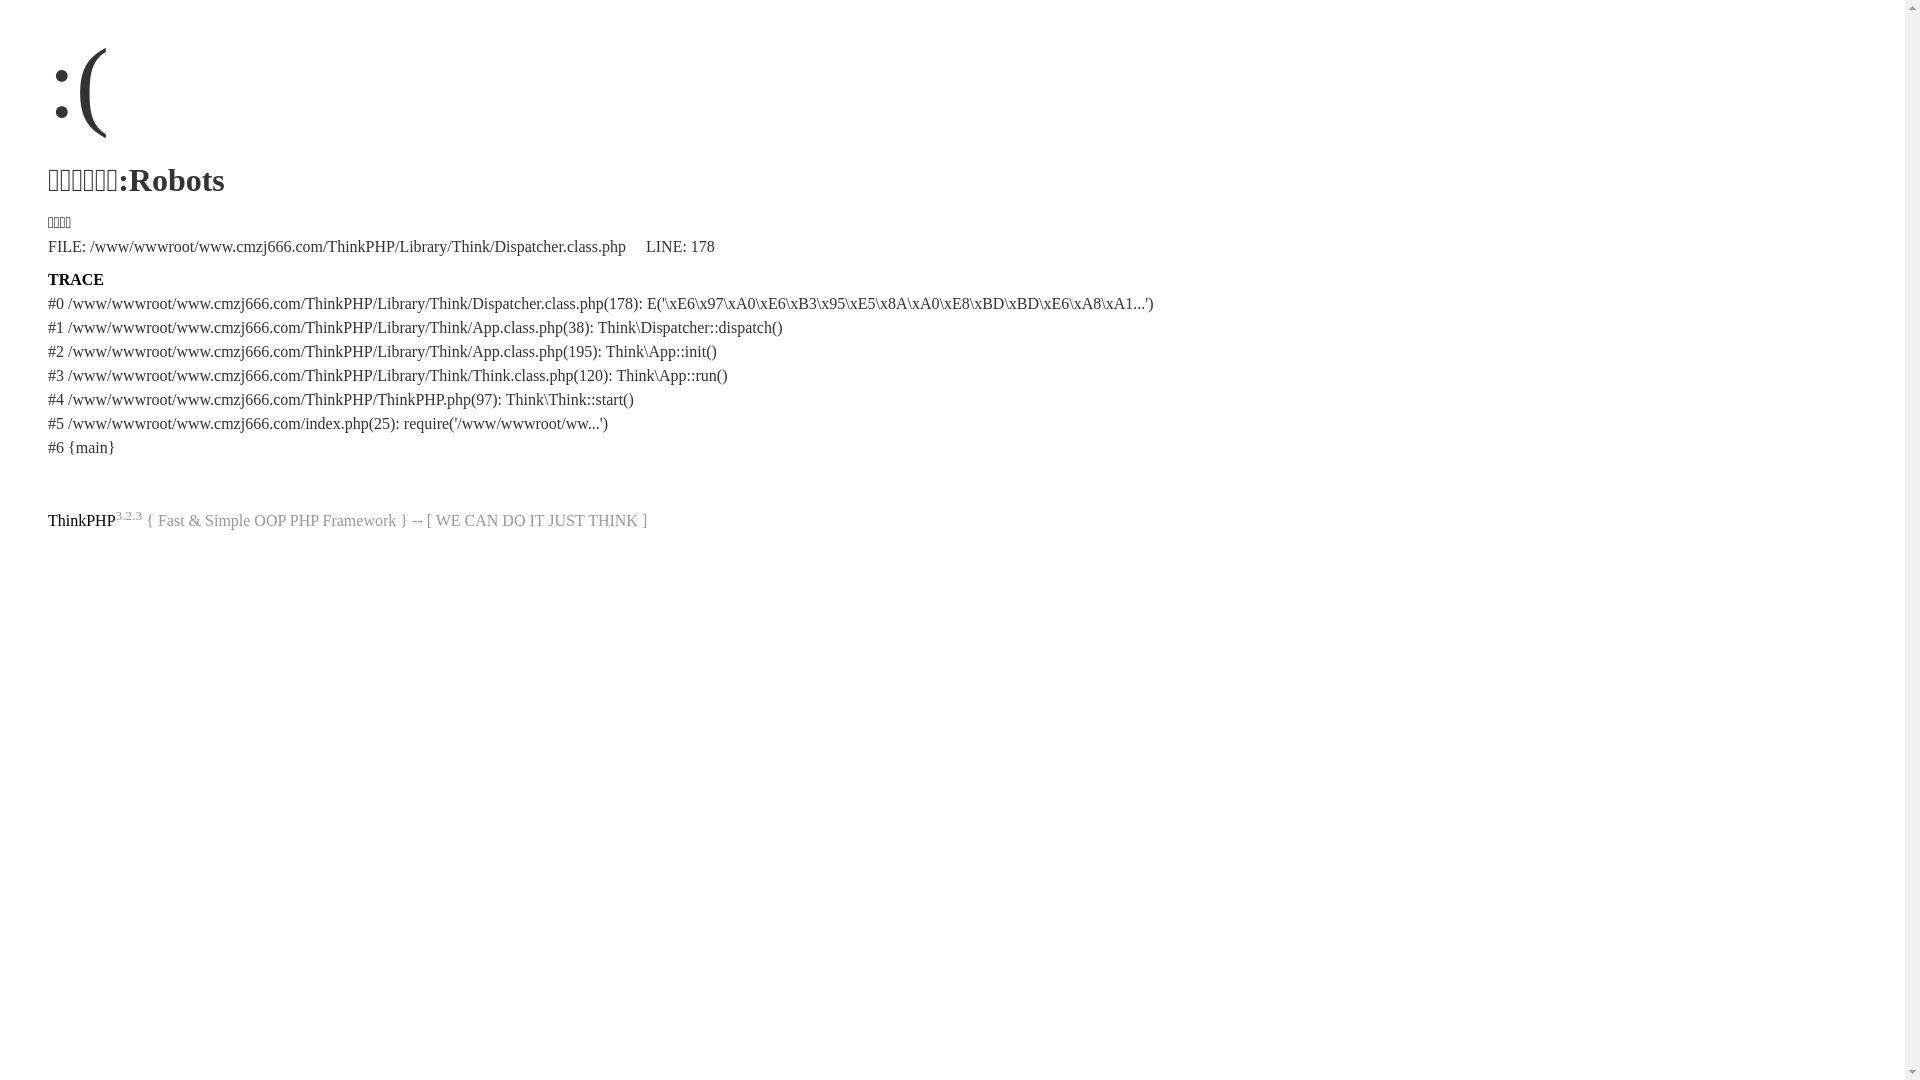 The width and height of the screenshot is (1920, 1080). What do you see at coordinates (80, 519) in the screenshot?
I see `'ThinkPHP'` at bounding box center [80, 519].